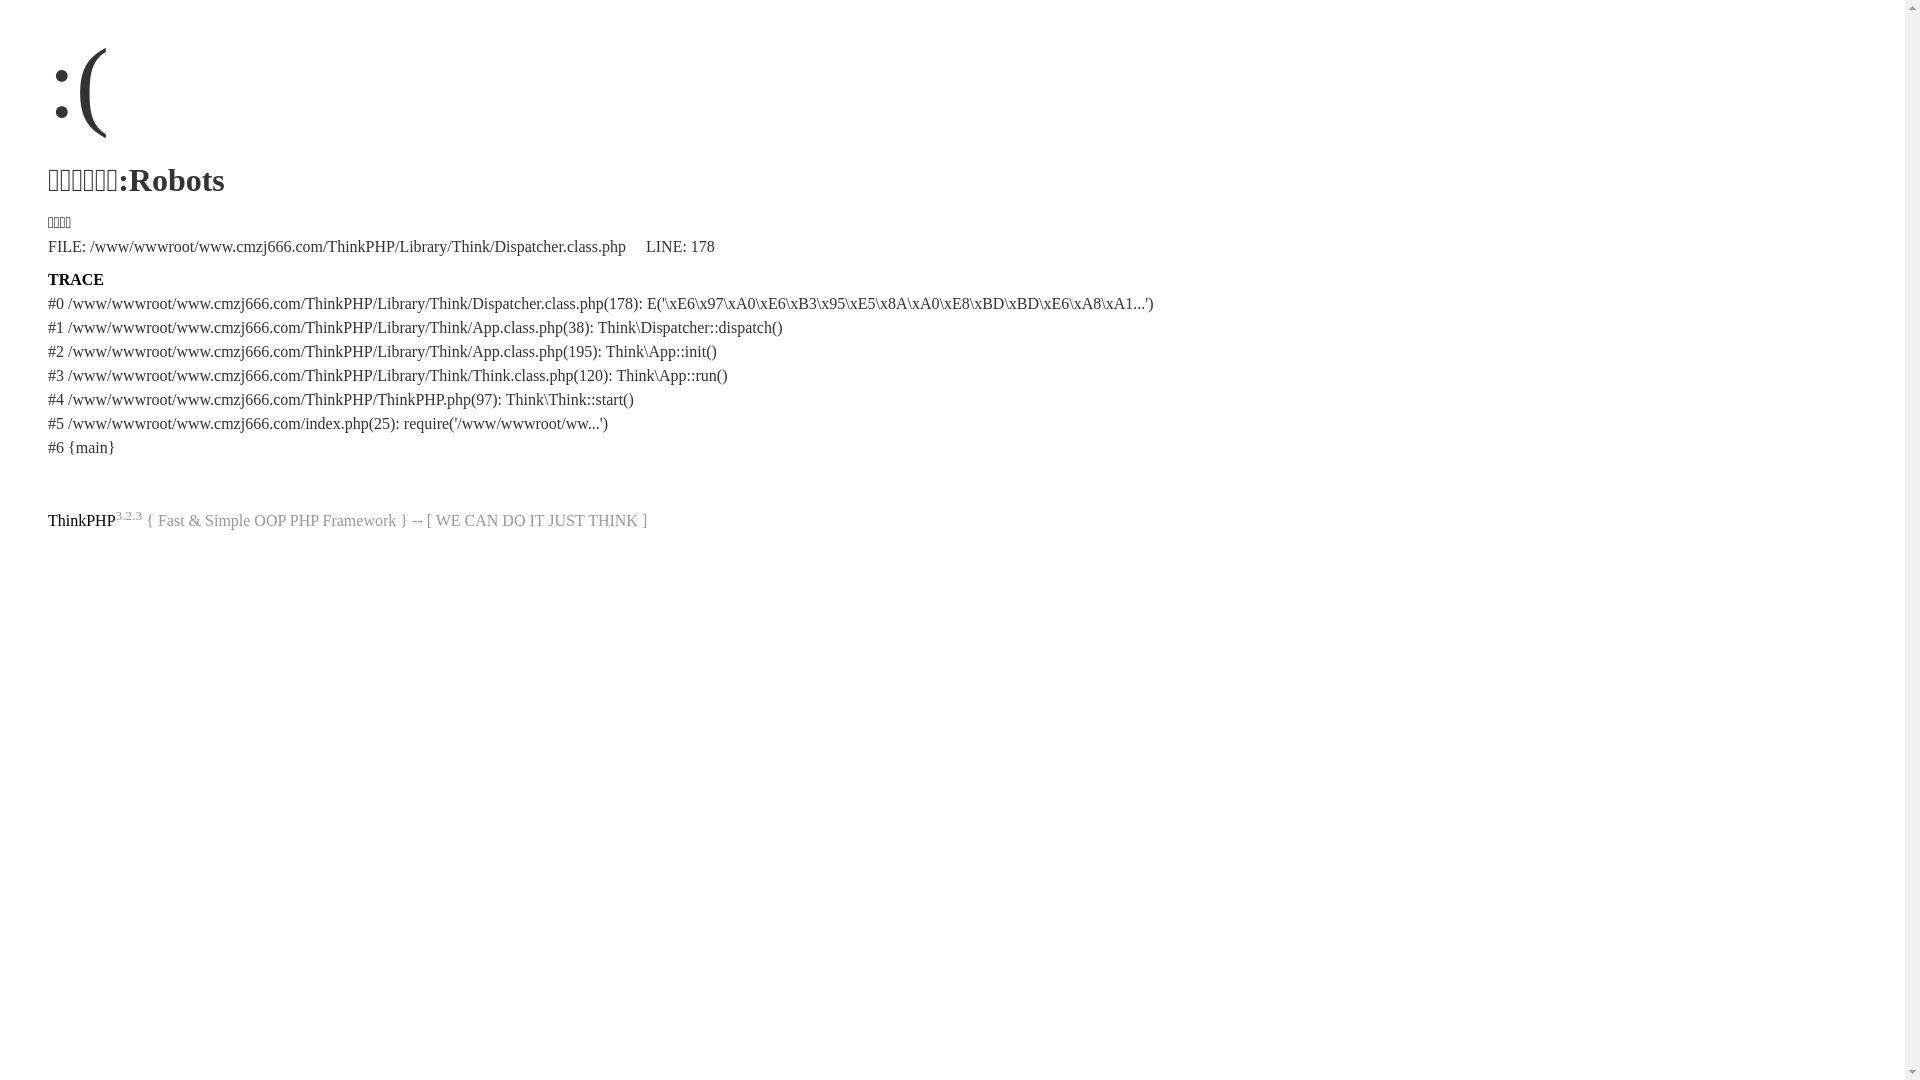 The width and height of the screenshot is (1920, 1080). What do you see at coordinates (80, 519) in the screenshot?
I see `'ThinkPHP'` at bounding box center [80, 519].